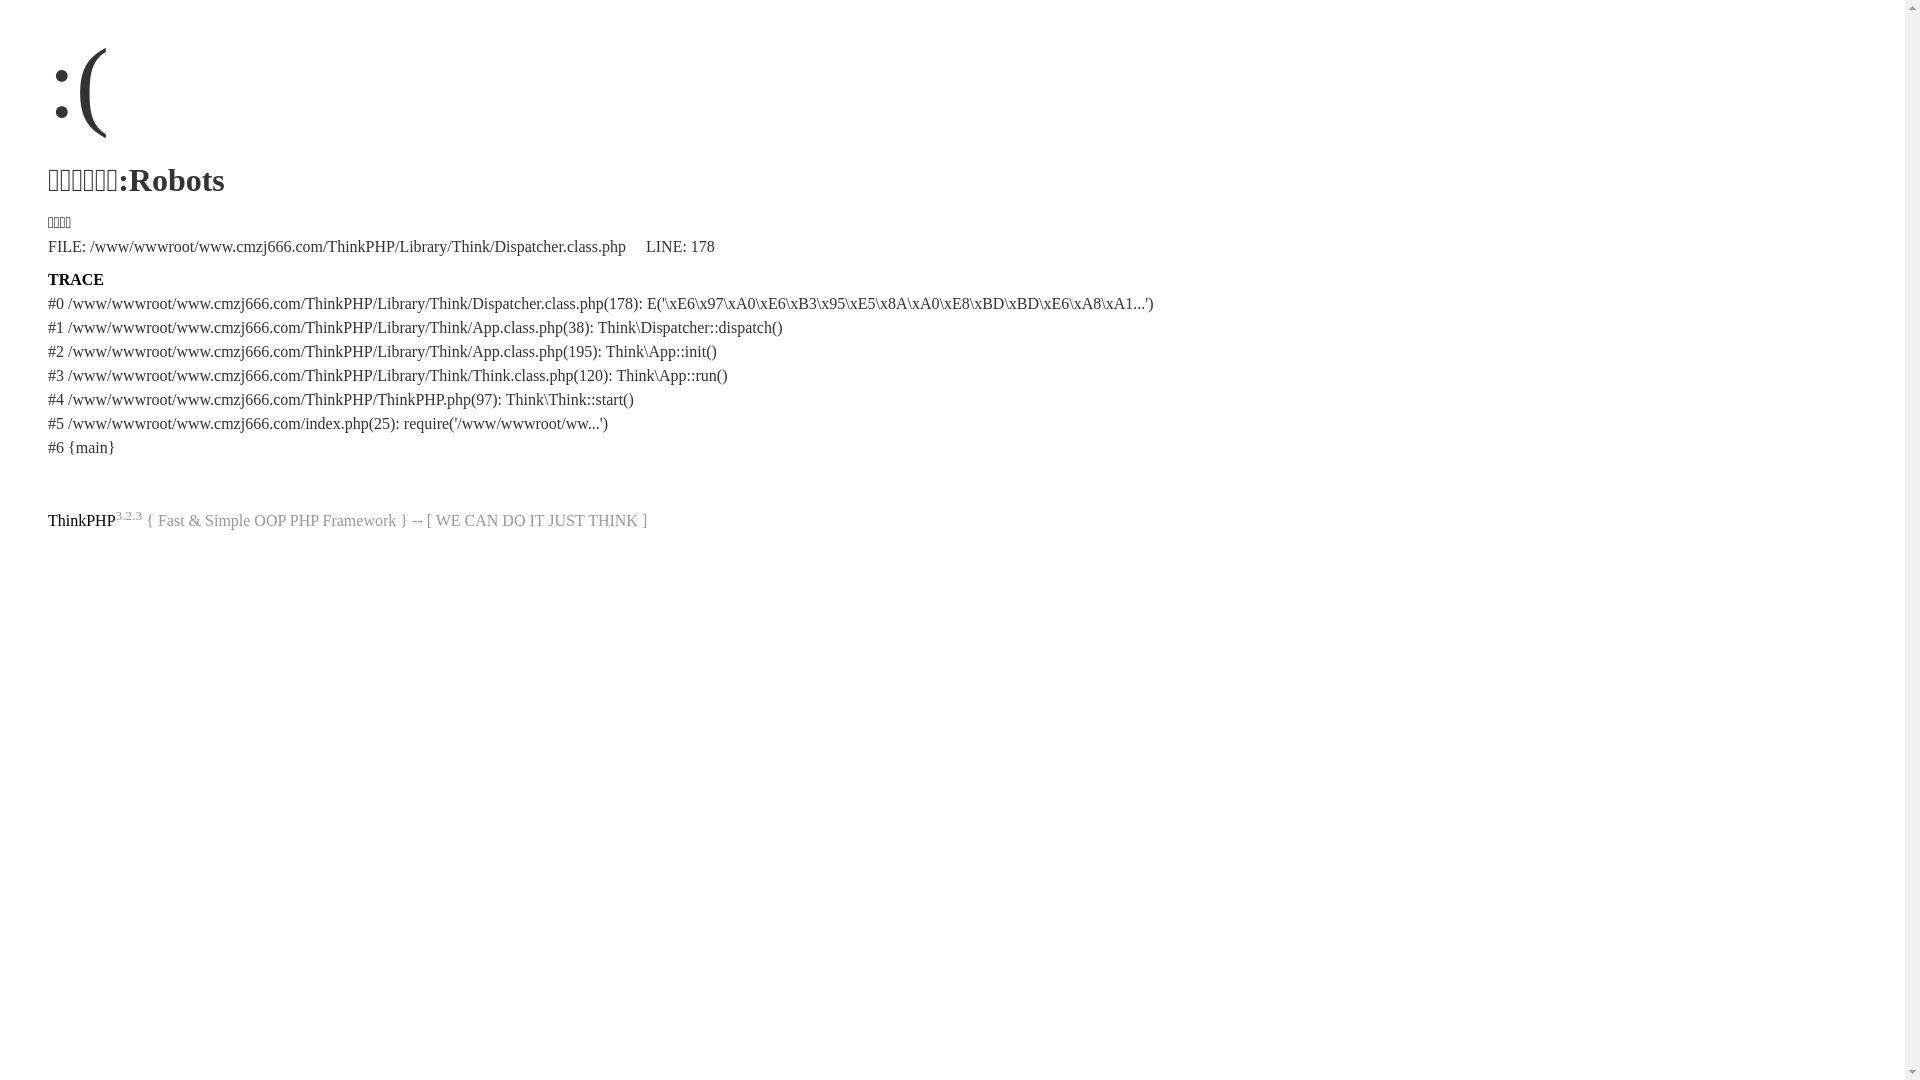 The width and height of the screenshot is (1920, 1080). What do you see at coordinates (80, 519) in the screenshot?
I see `'ThinkPHP'` at bounding box center [80, 519].